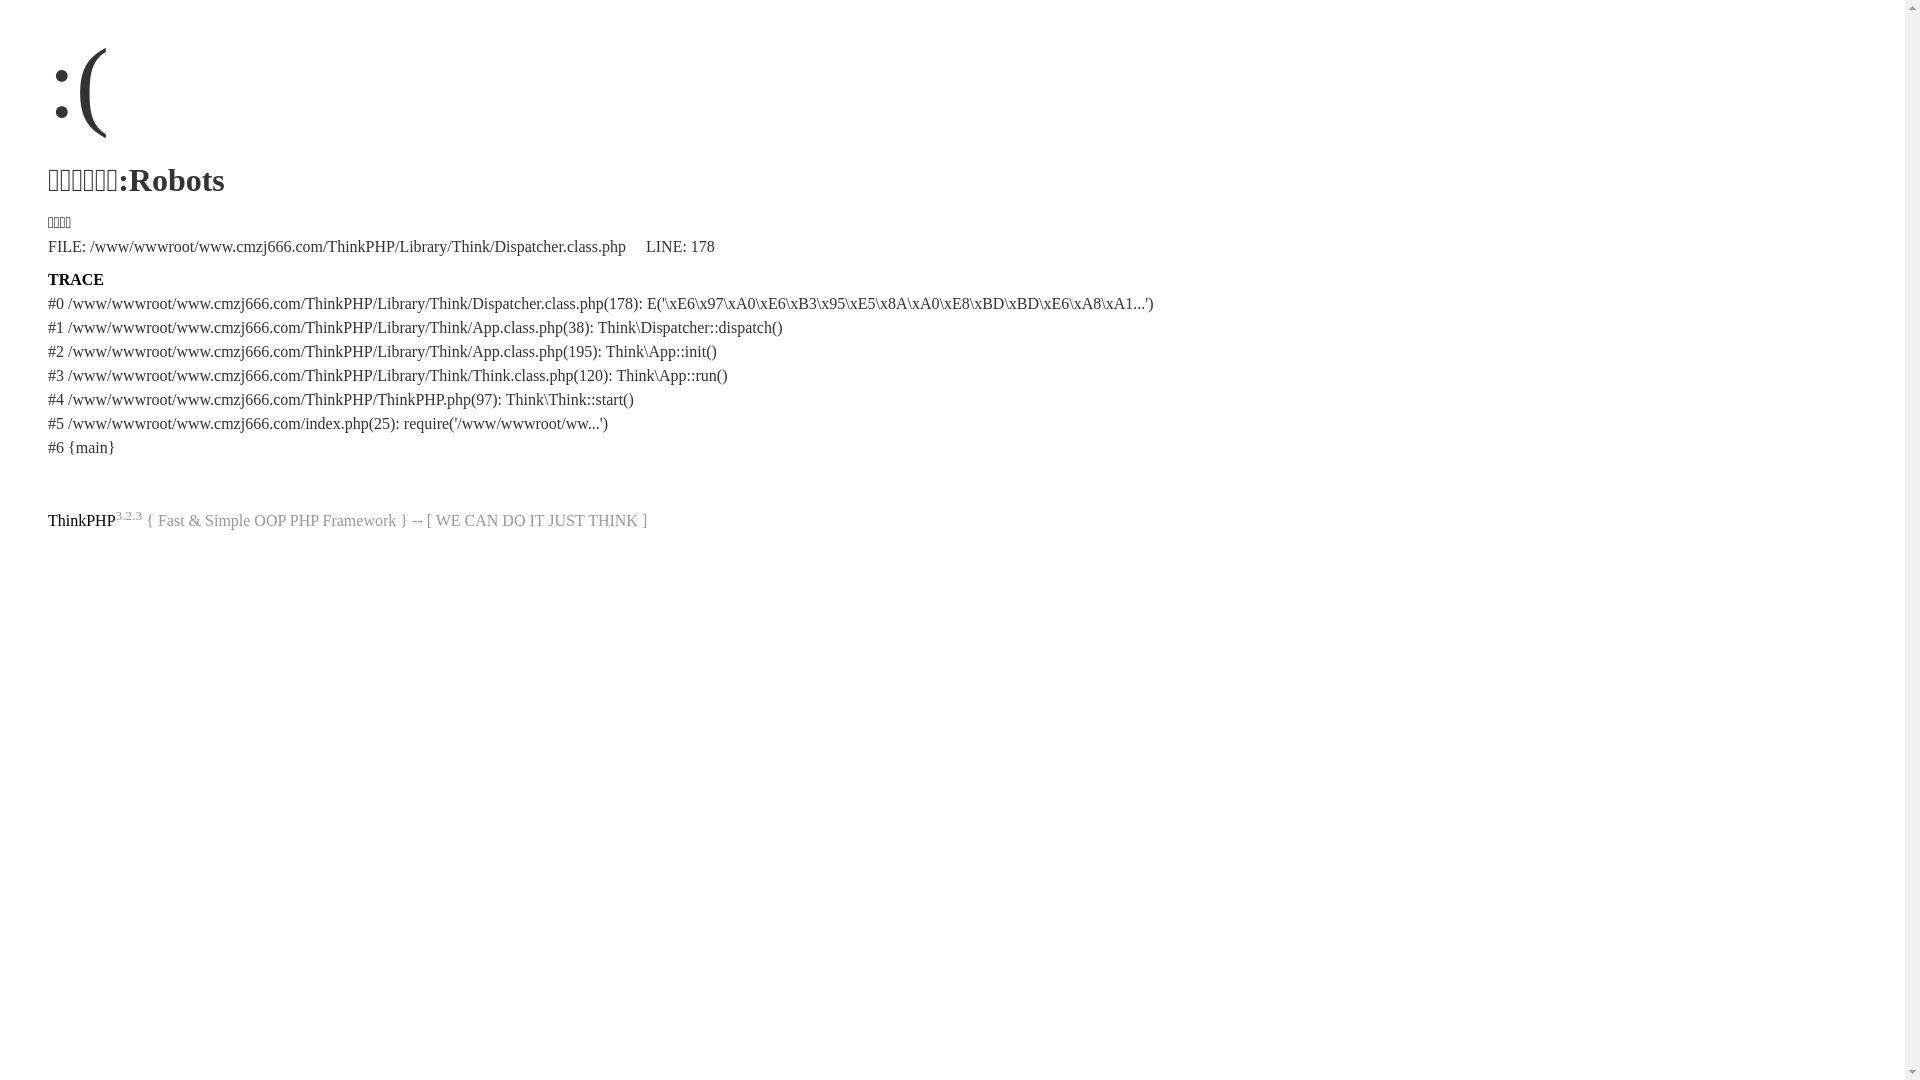 The width and height of the screenshot is (1920, 1080). What do you see at coordinates (80, 519) in the screenshot?
I see `'ThinkPHP'` at bounding box center [80, 519].